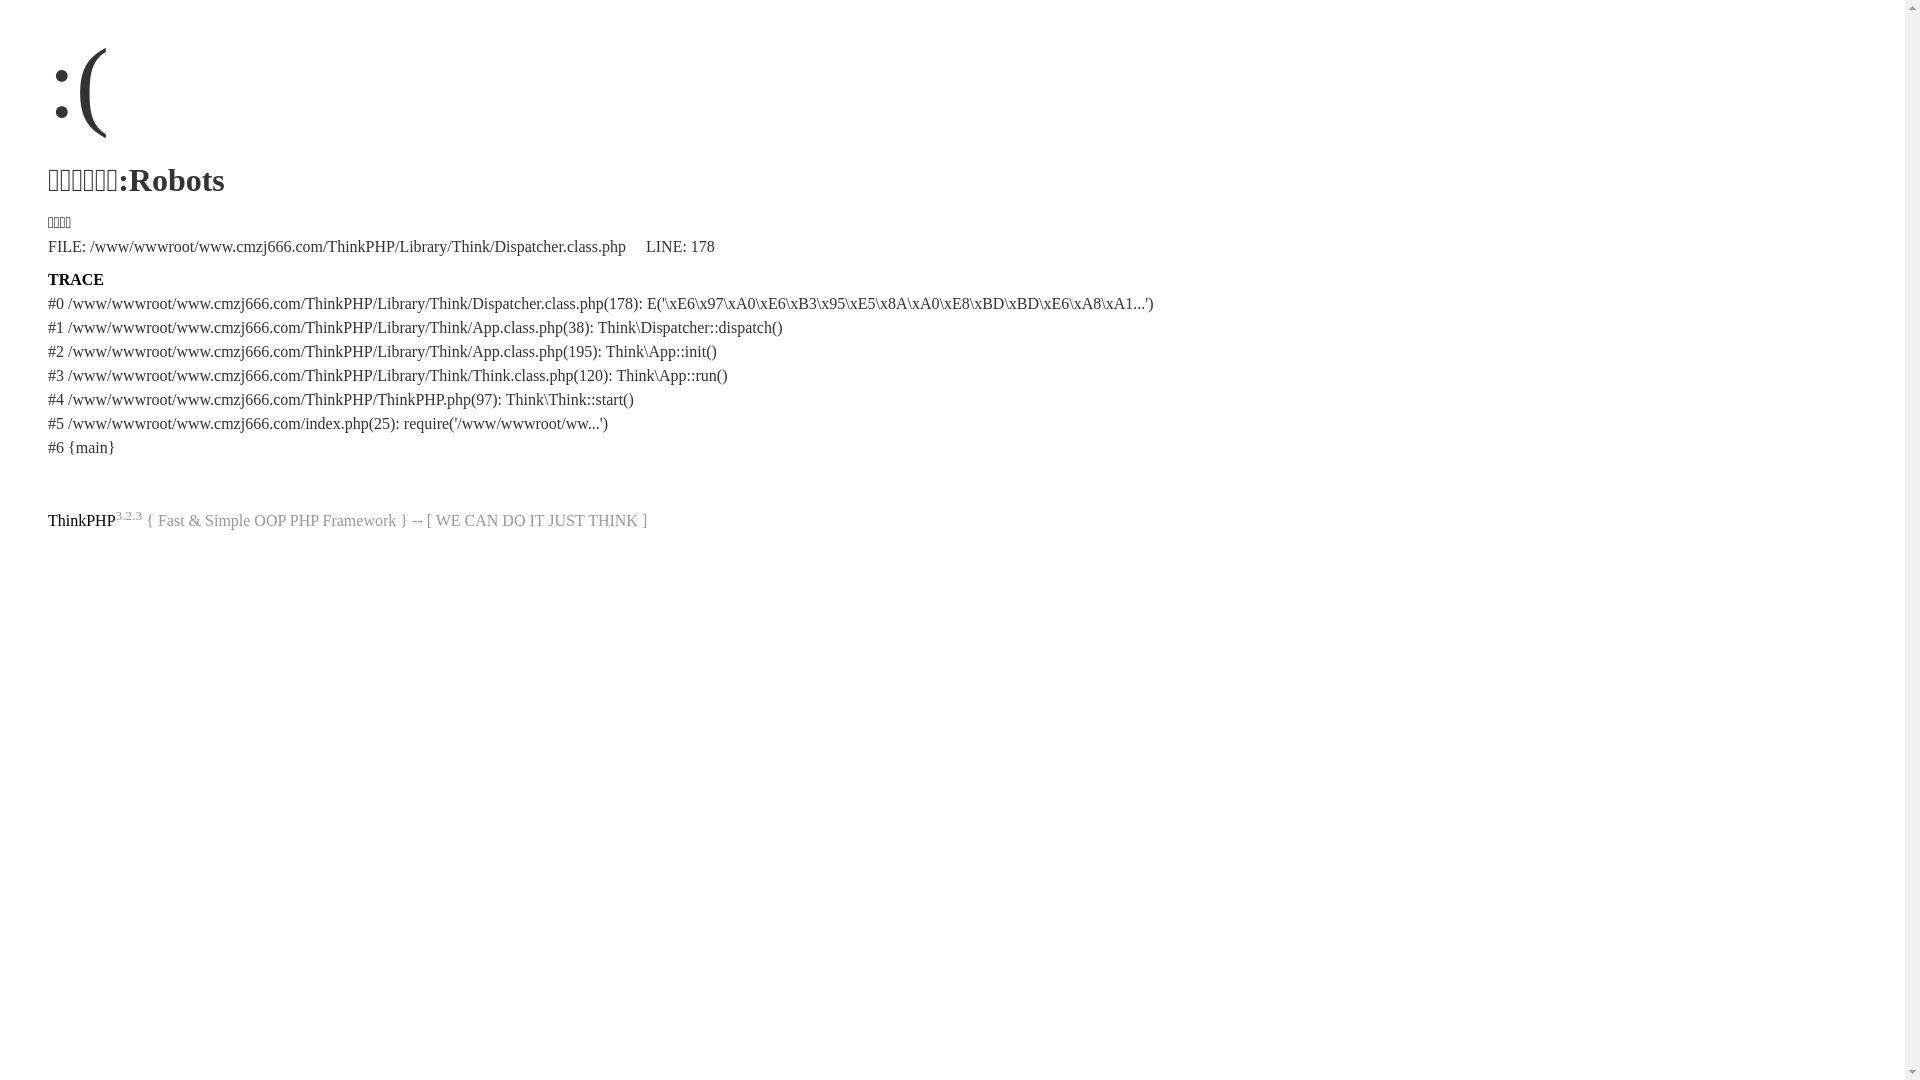 The width and height of the screenshot is (1920, 1080). What do you see at coordinates (80, 519) in the screenshot?
I see `'ThinkPHP'` at bounding box center [80, 519].